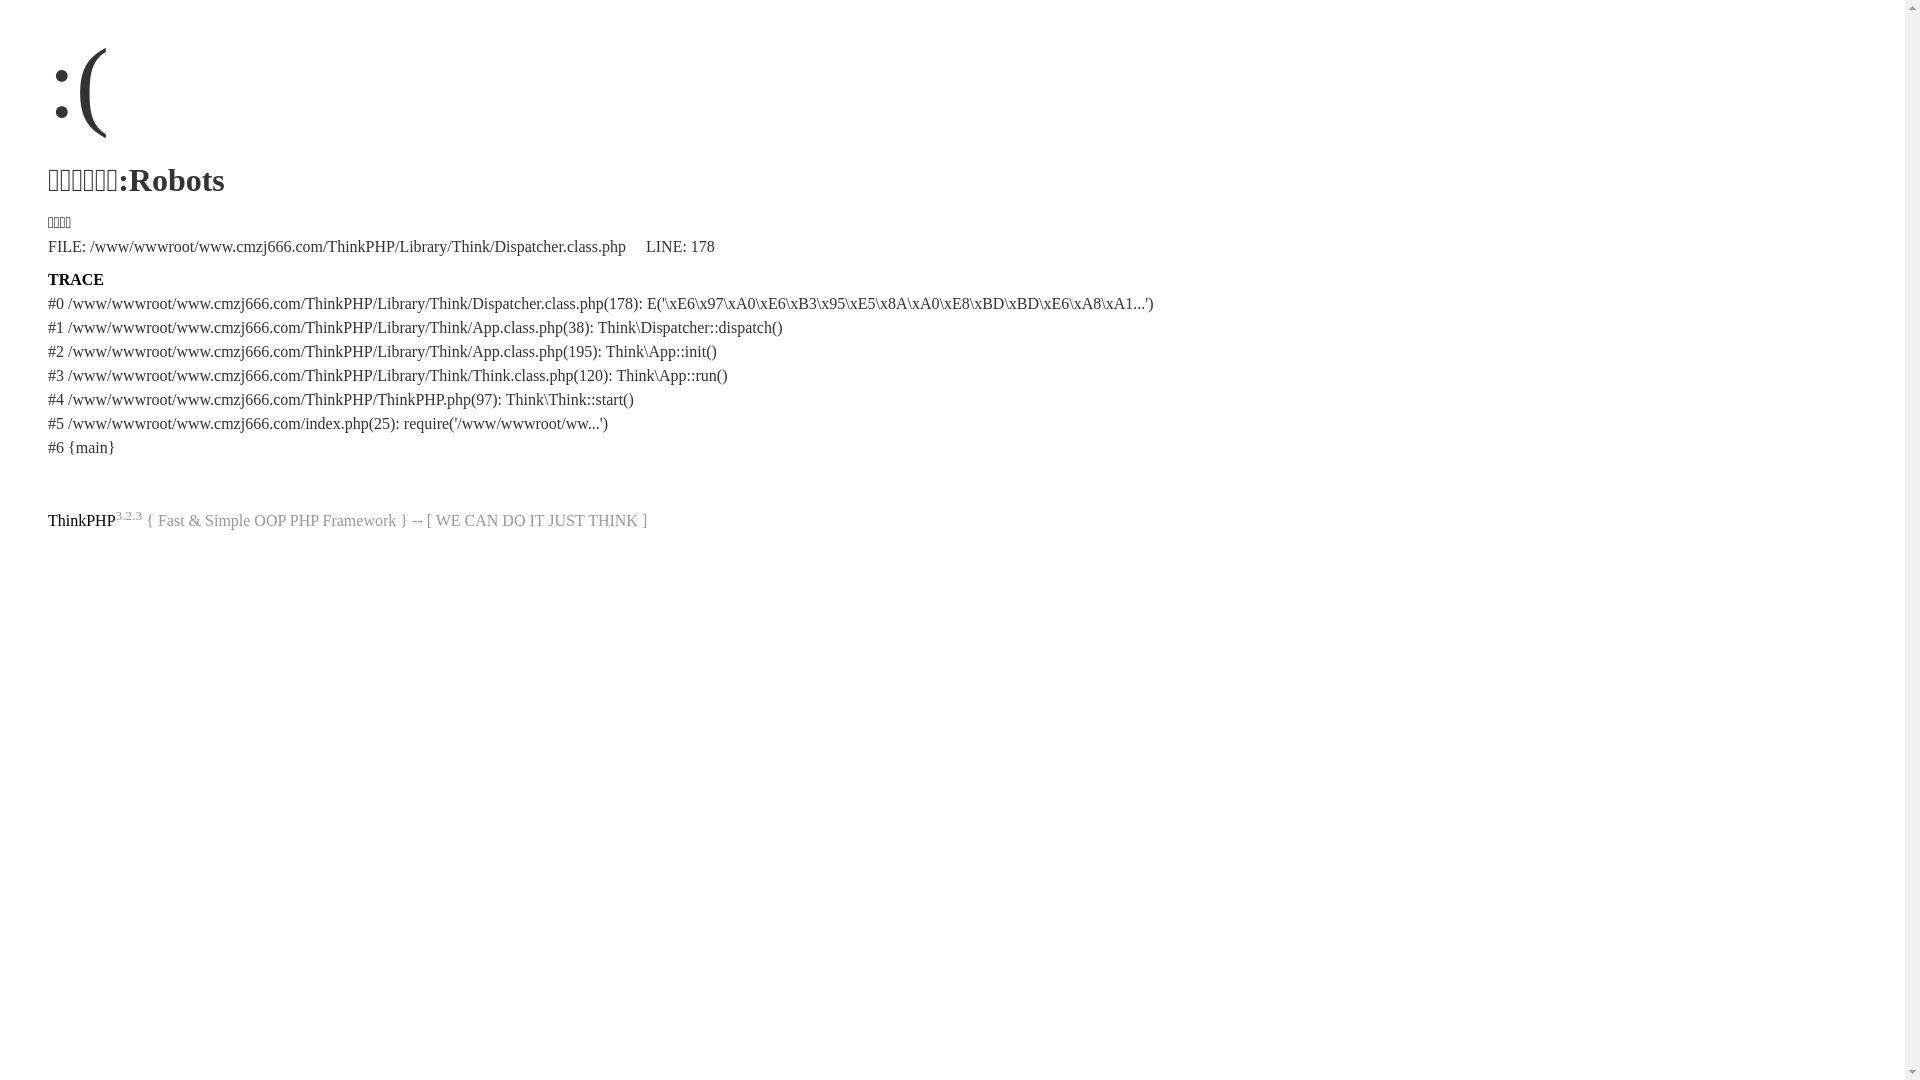 The width and height of the screenshot is (1920, 1080). What do you see at coordinates (80, 519) in the screenshot?
I see `'ThinkPHP'` at bounding box center [80, 519].